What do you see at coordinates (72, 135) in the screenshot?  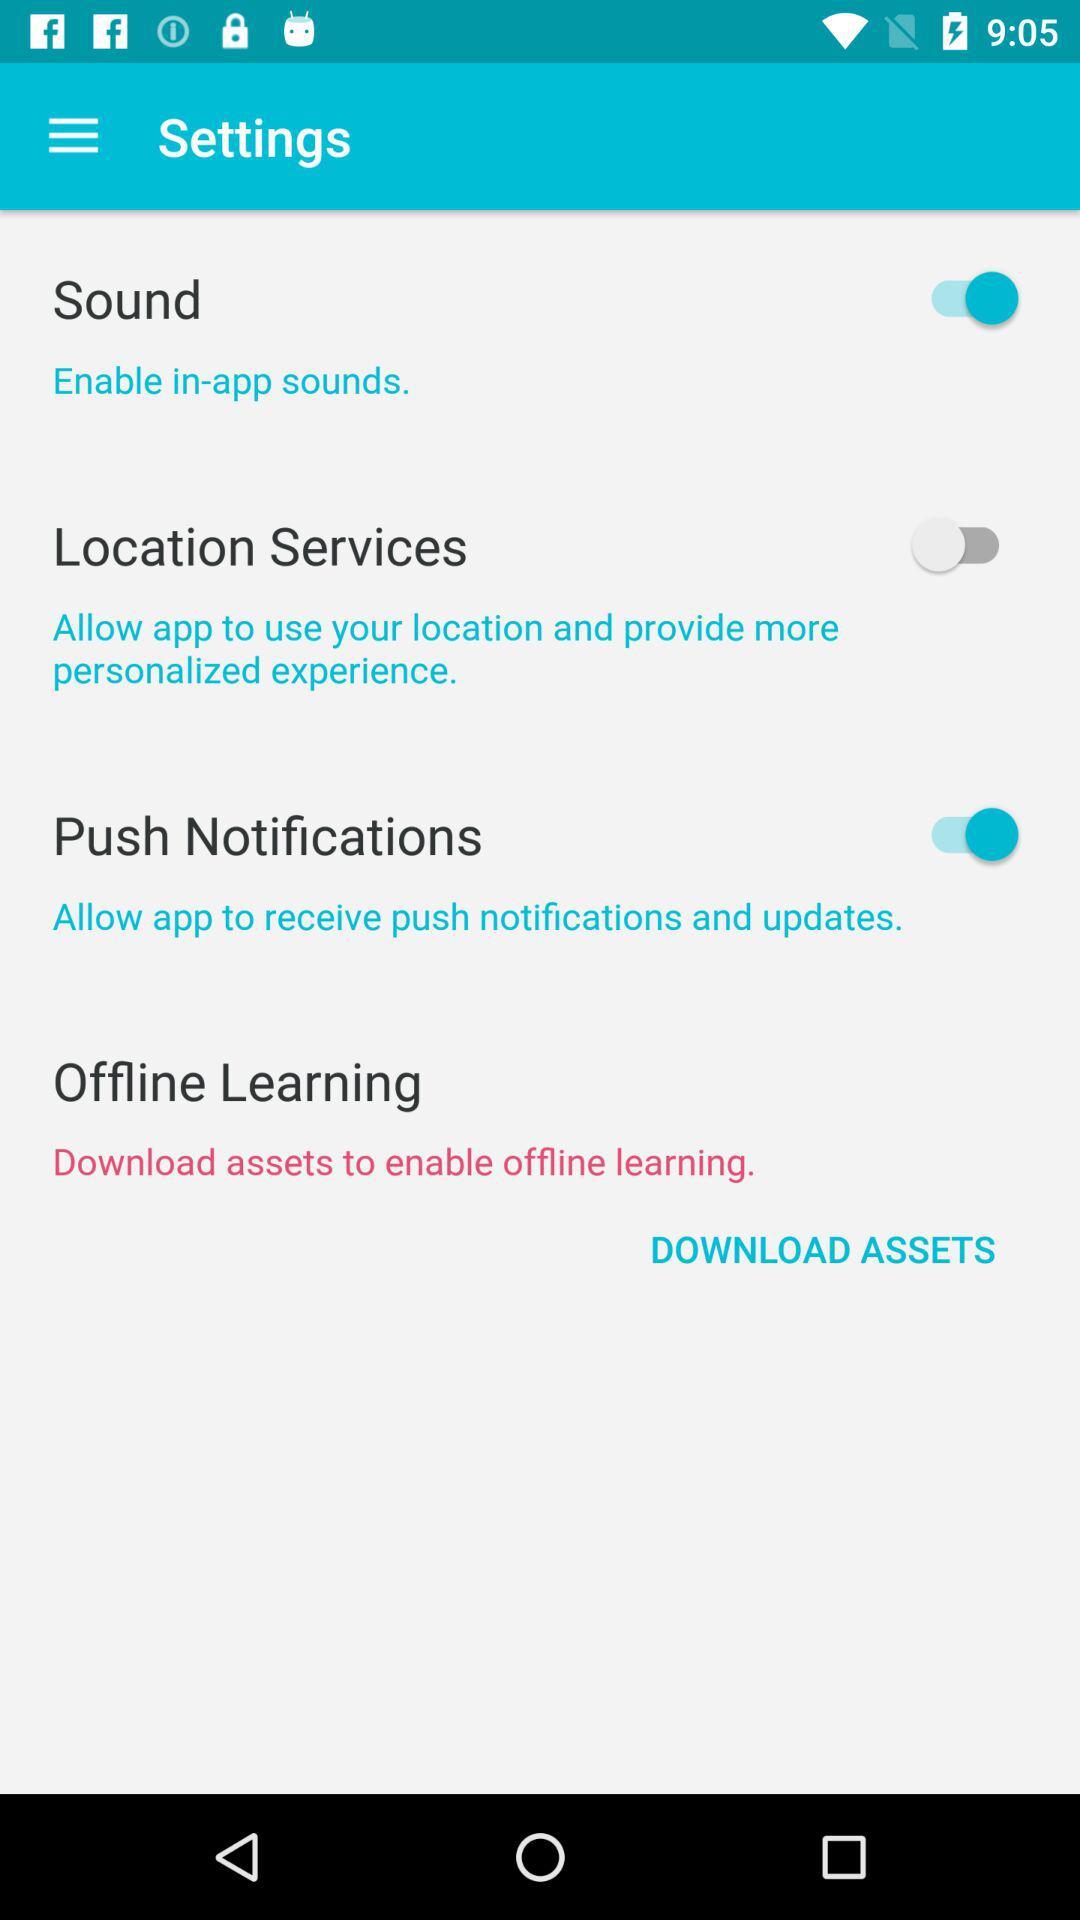 I see `icon to the left of the settings` at bounding box center [72, 135].